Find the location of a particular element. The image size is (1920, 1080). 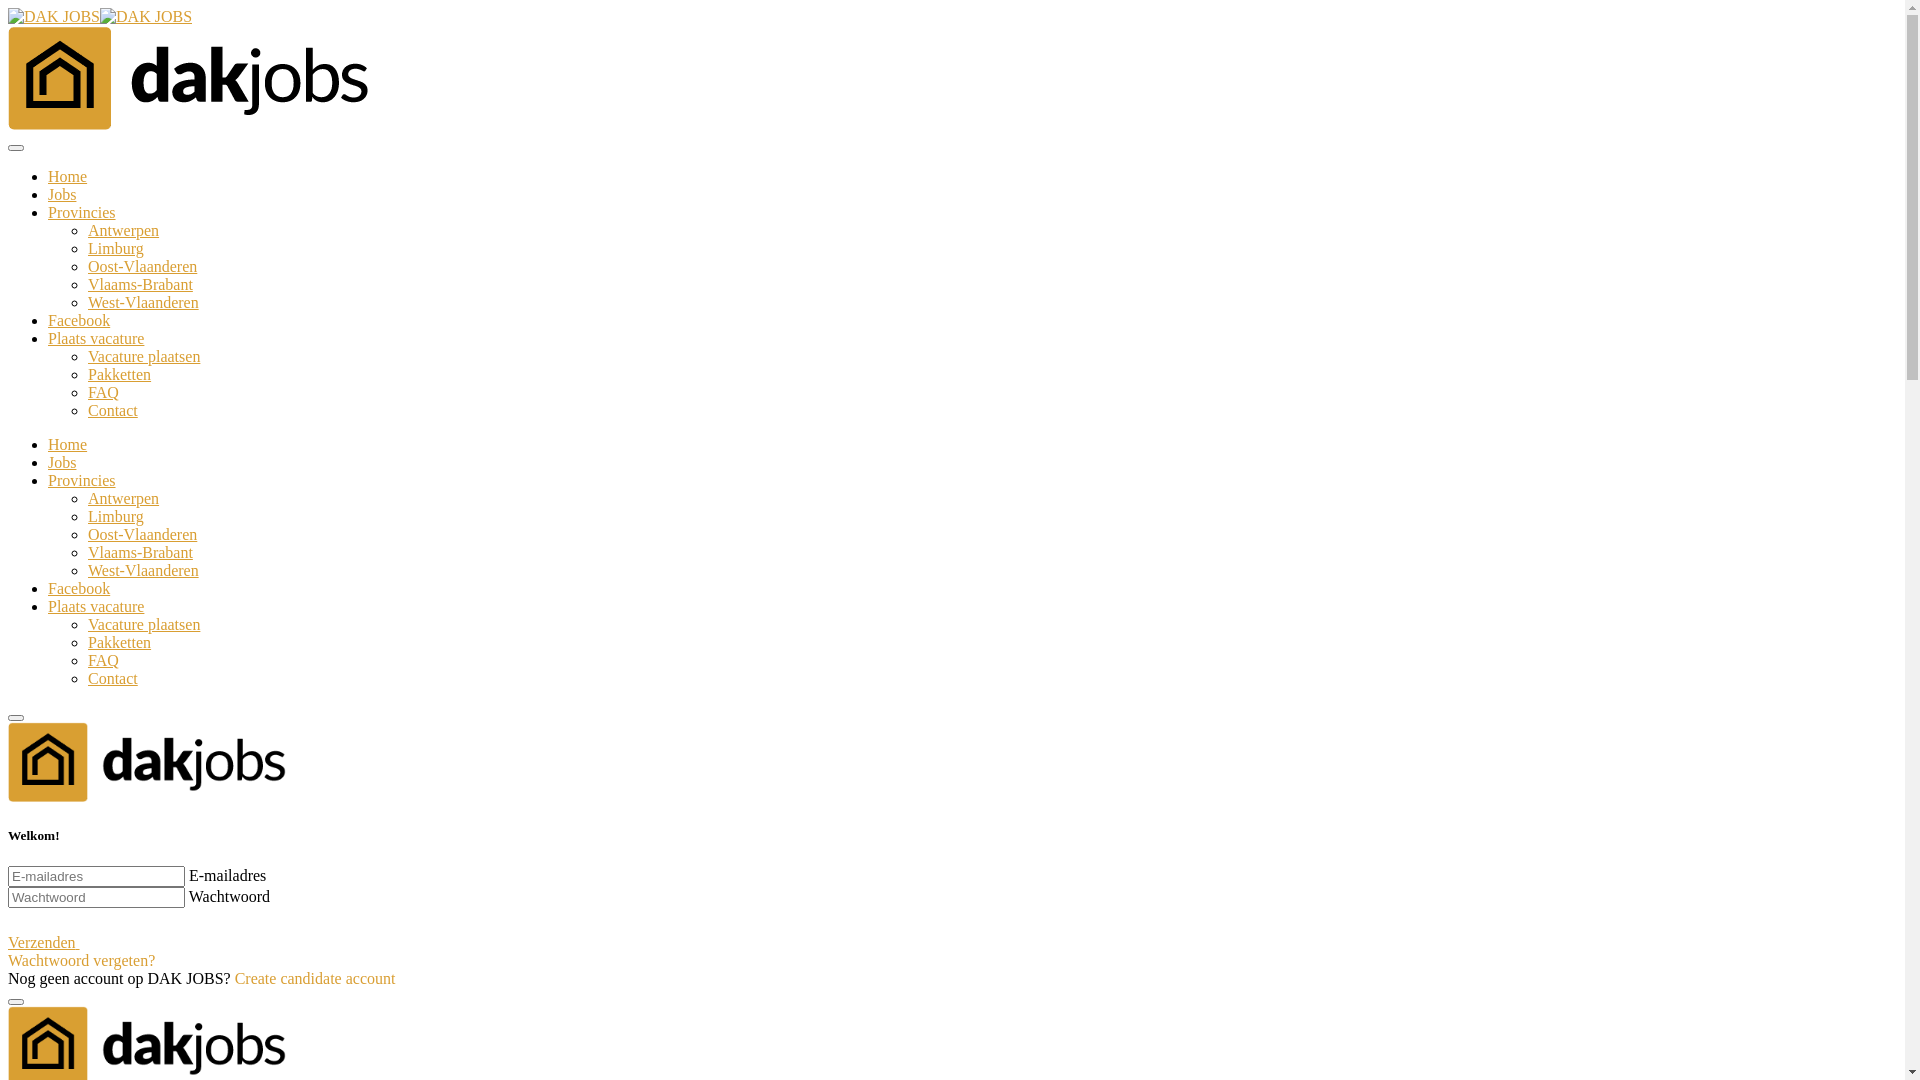

'Provincies' is located at coordinates (80, 480).